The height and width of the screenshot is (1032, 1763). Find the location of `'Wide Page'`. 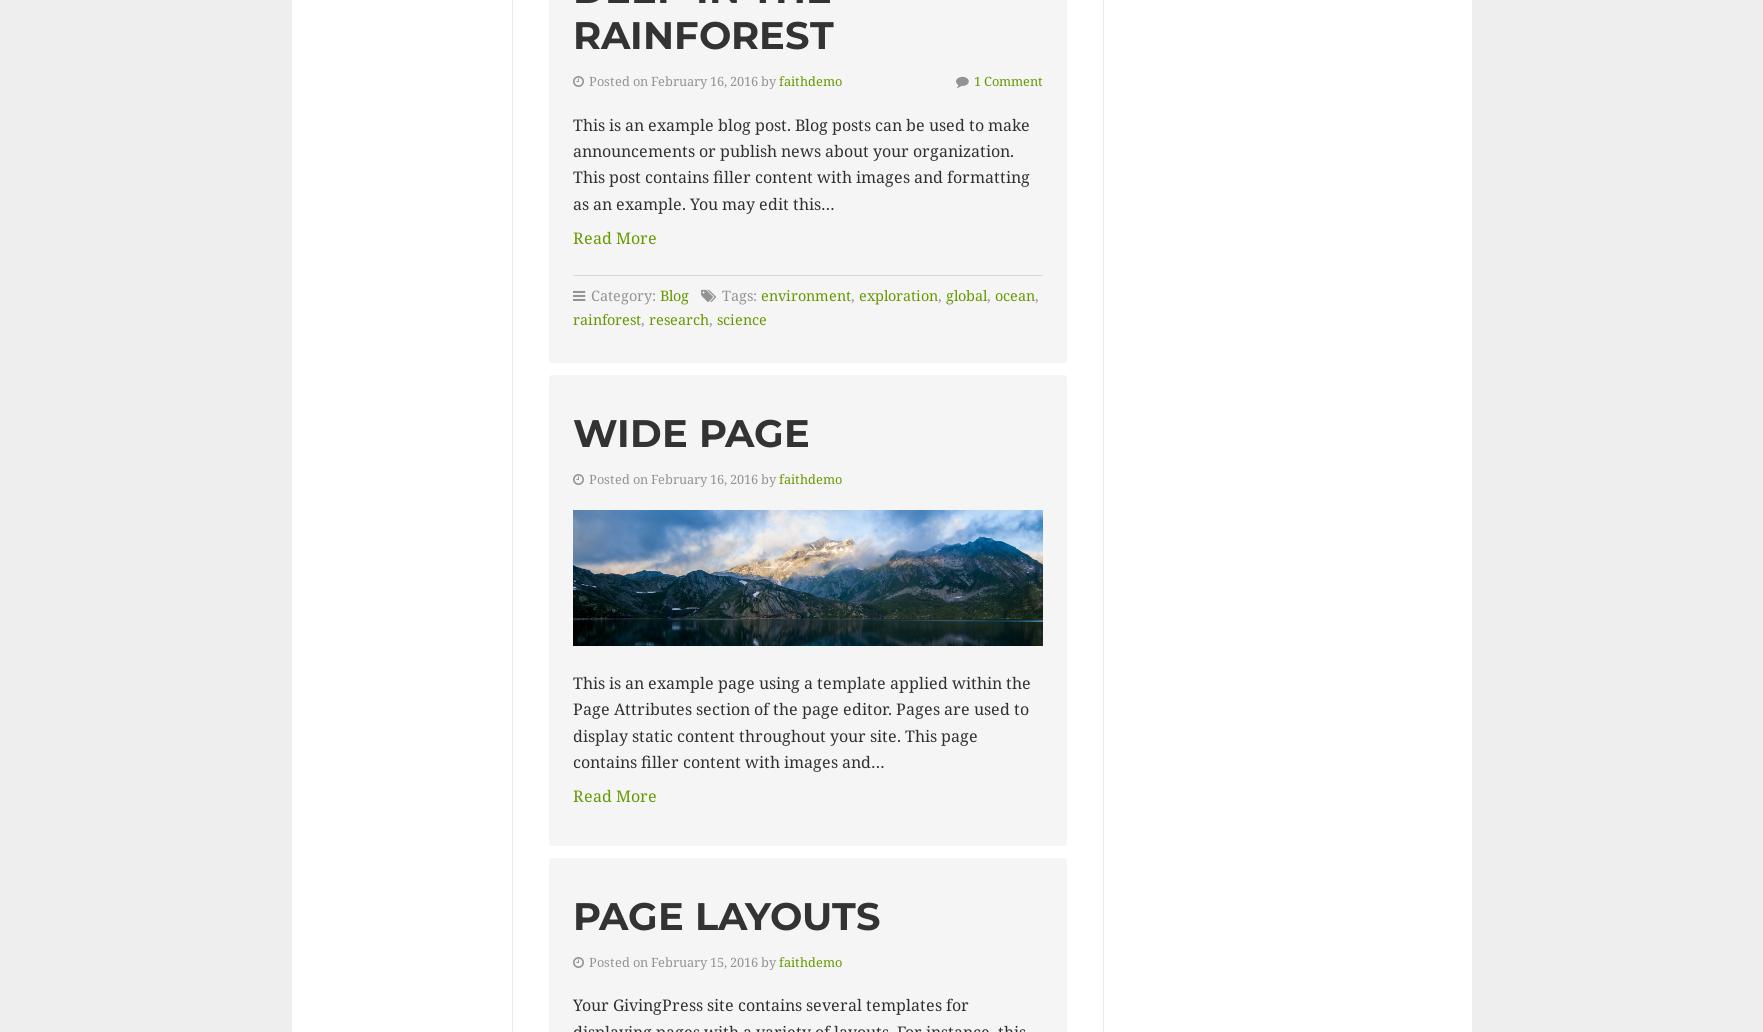

'Wide Page' is located at coordinates (690, 432).